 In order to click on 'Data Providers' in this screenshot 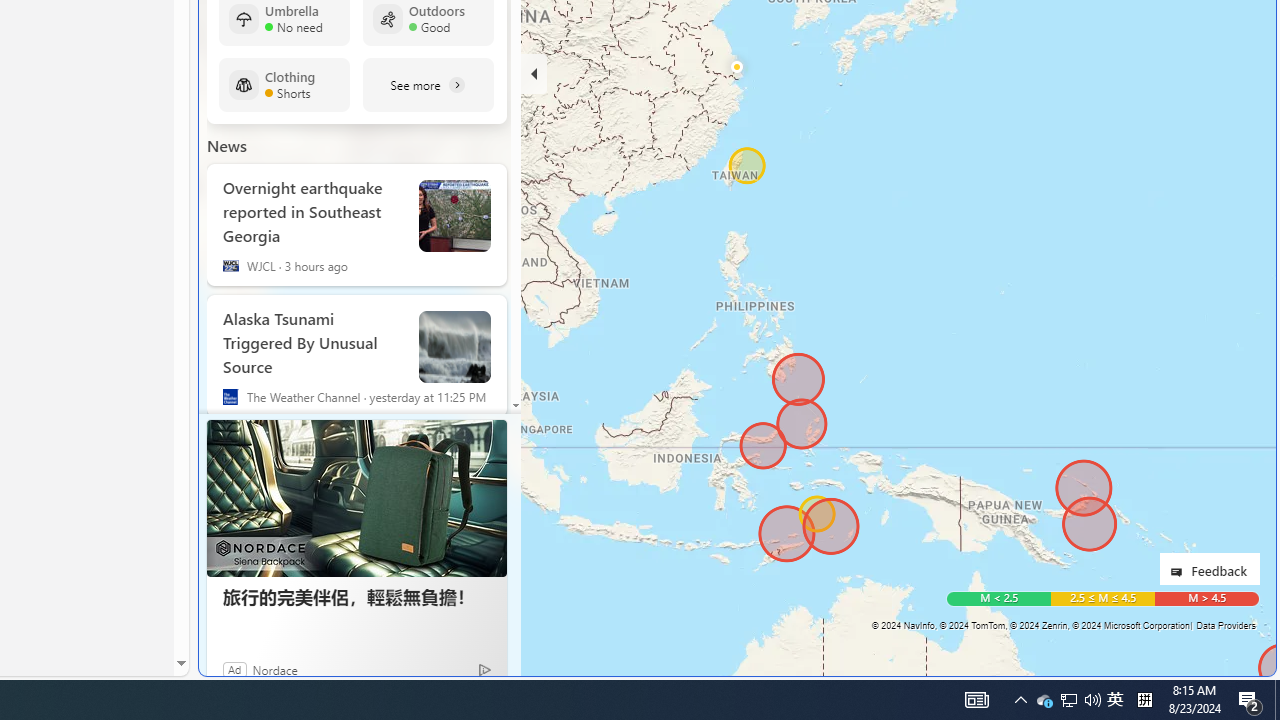, I will do `click(1224, 624)`.